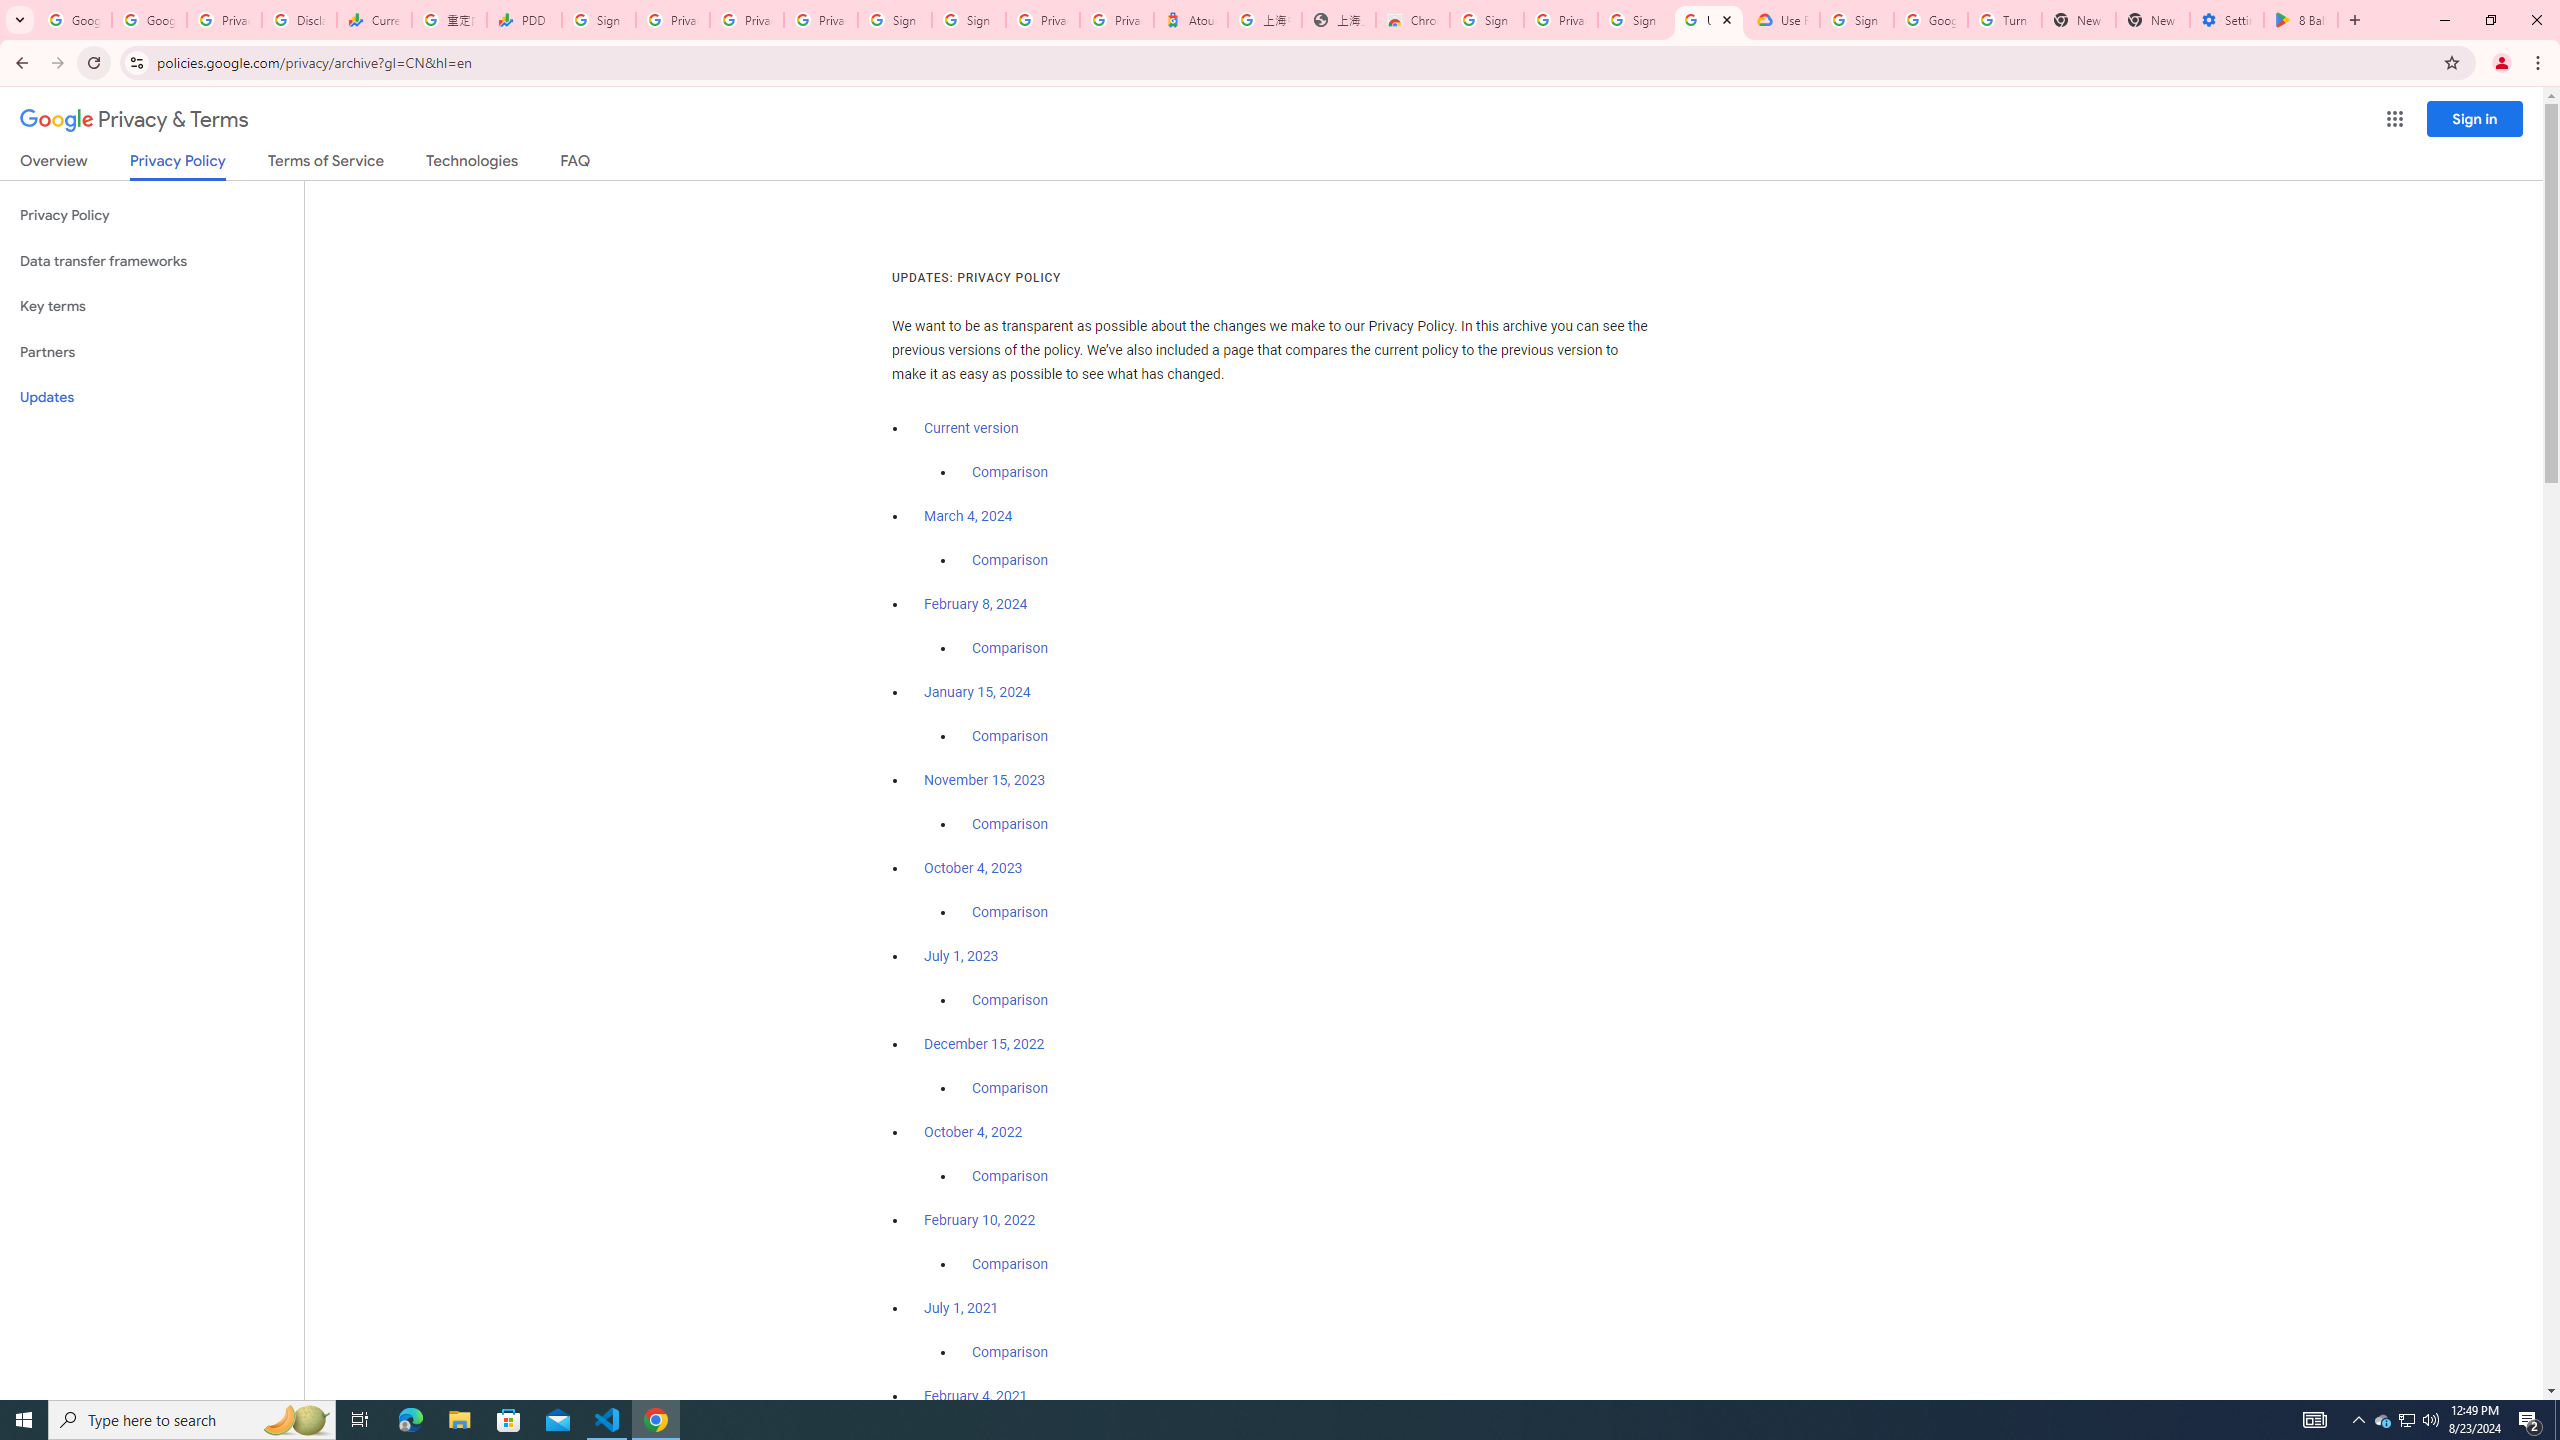  I want to click on 'Comparison', so click(1008, 1351).